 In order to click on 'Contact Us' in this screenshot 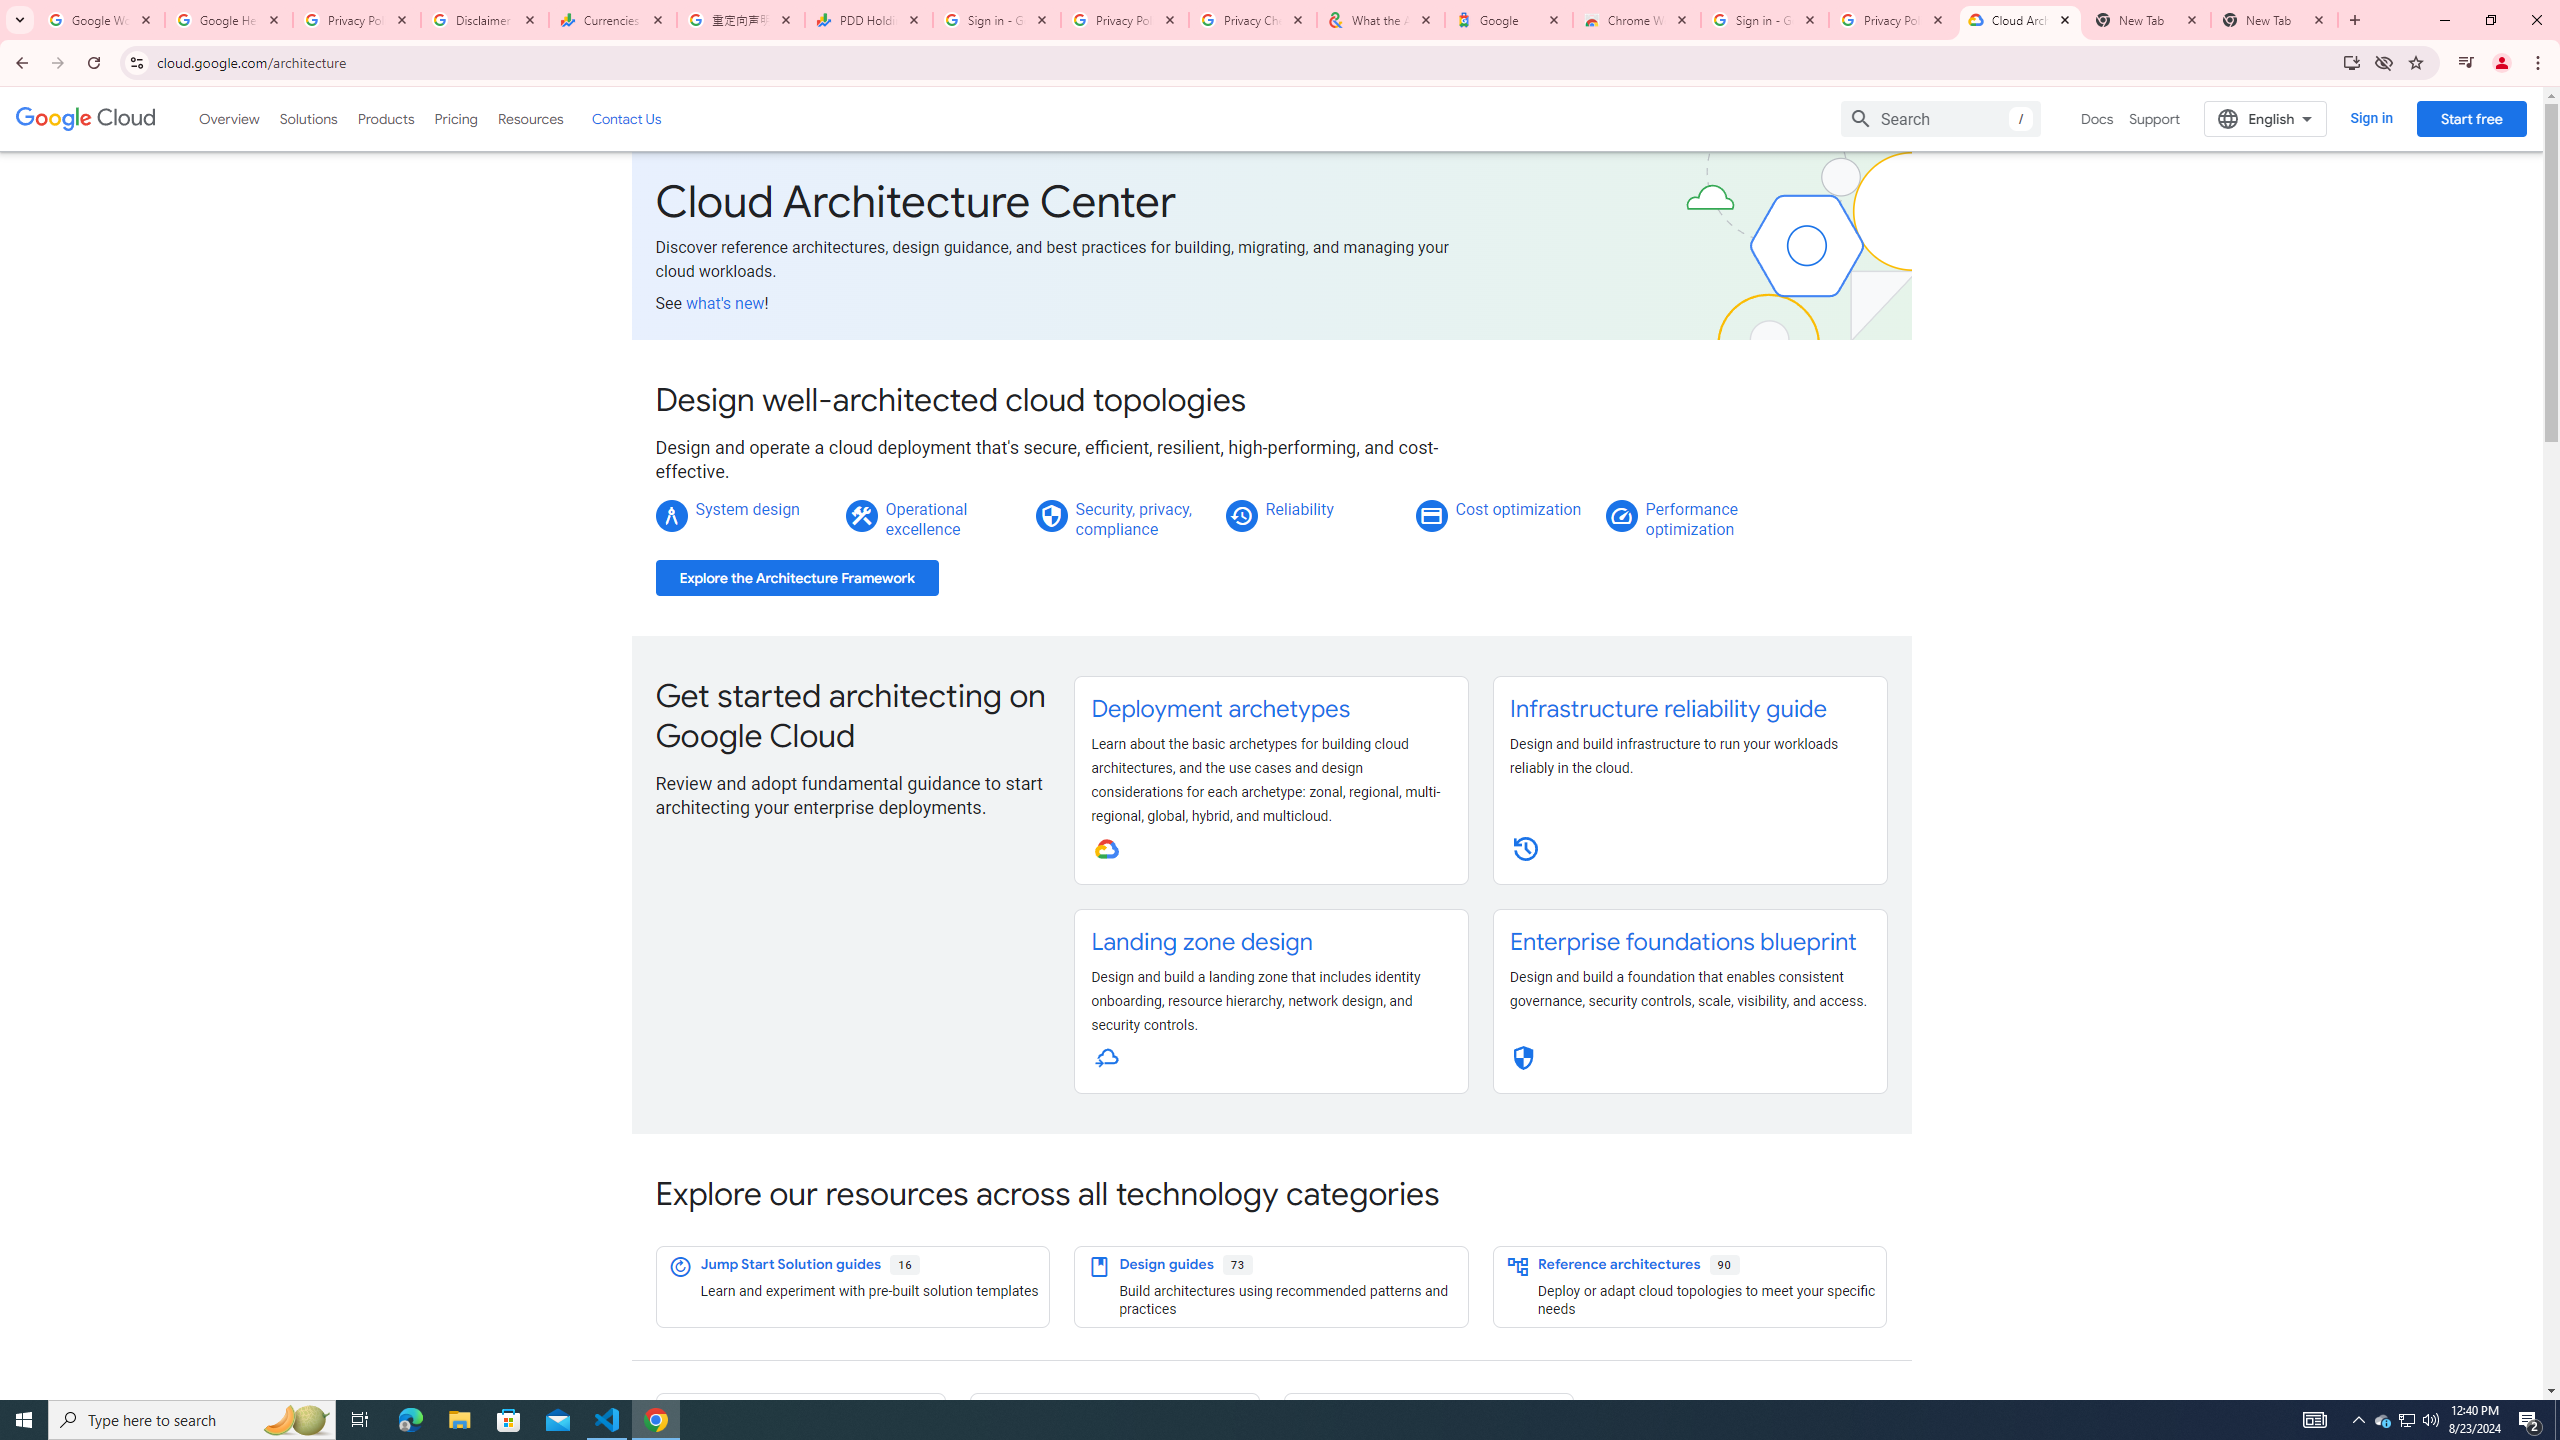, I will do `click(624, 118)`.